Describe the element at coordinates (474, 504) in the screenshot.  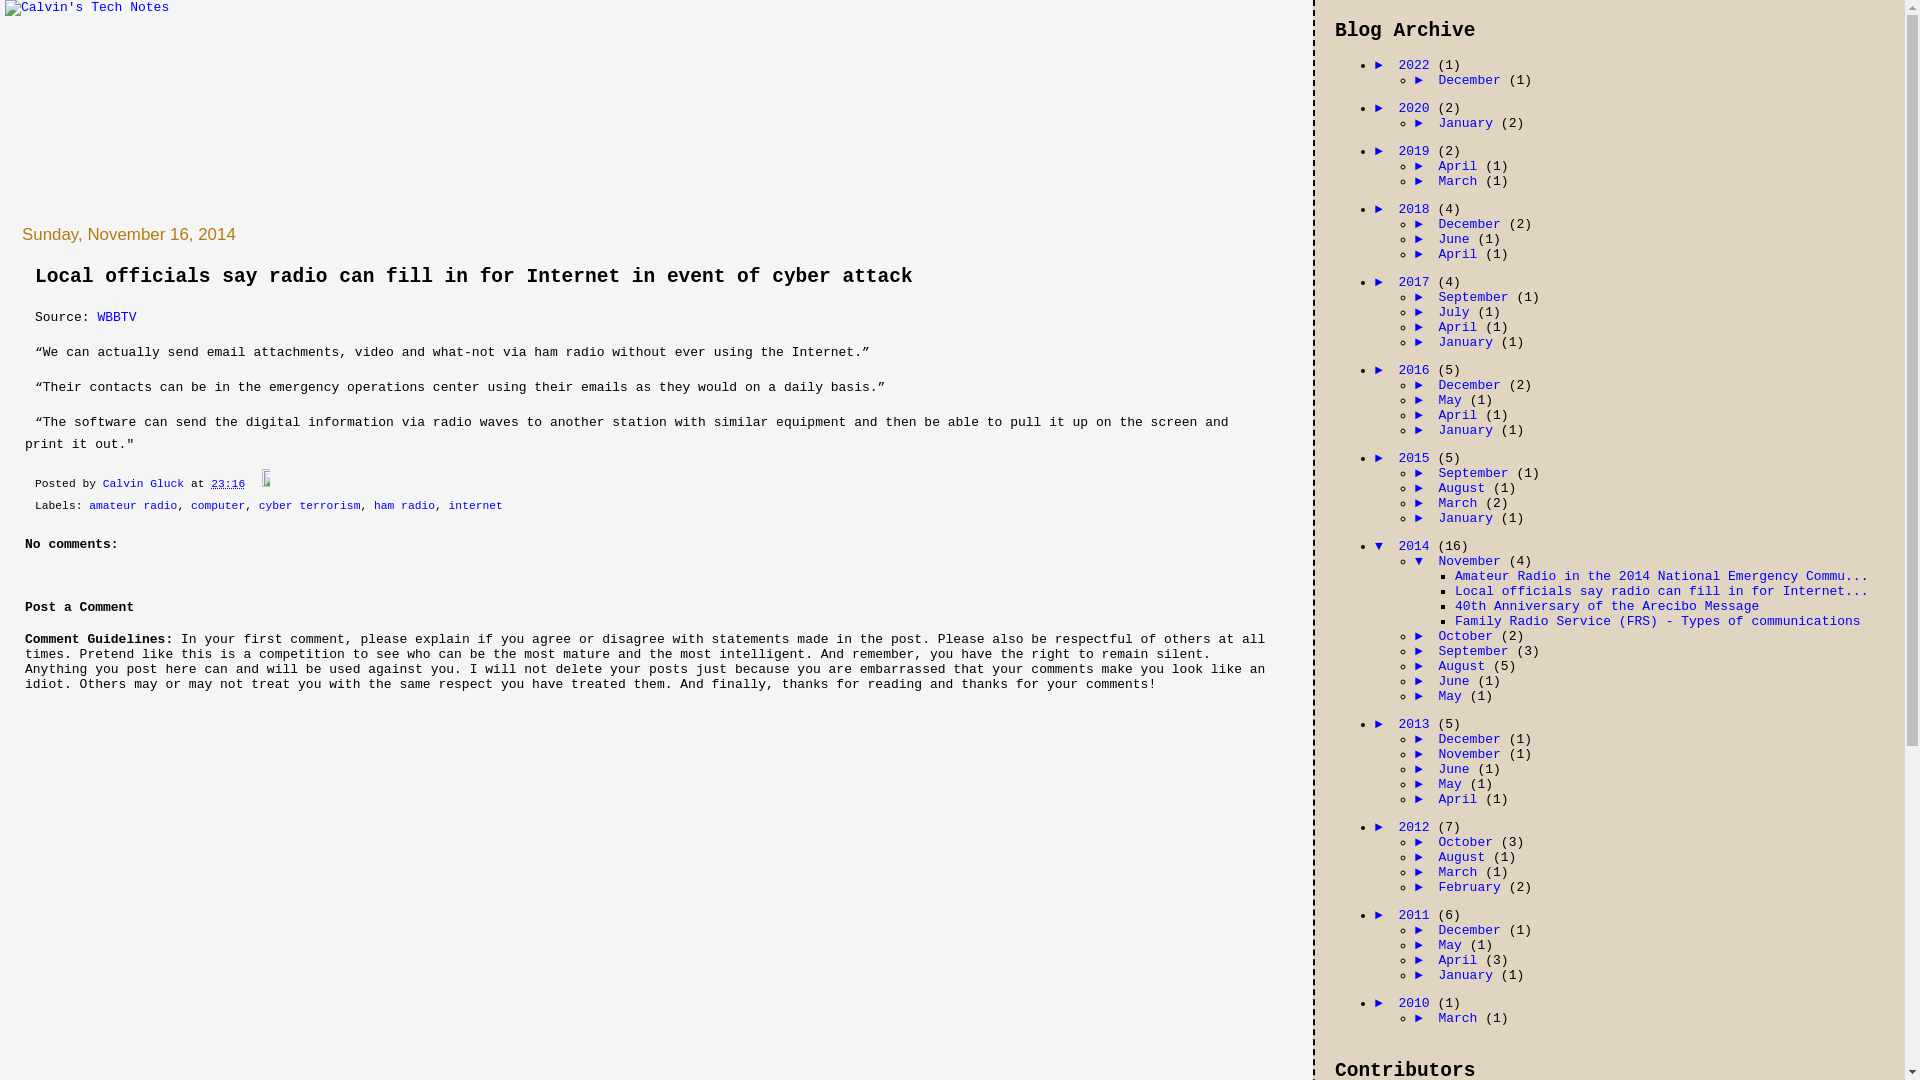
I see `'internet'` at that location.